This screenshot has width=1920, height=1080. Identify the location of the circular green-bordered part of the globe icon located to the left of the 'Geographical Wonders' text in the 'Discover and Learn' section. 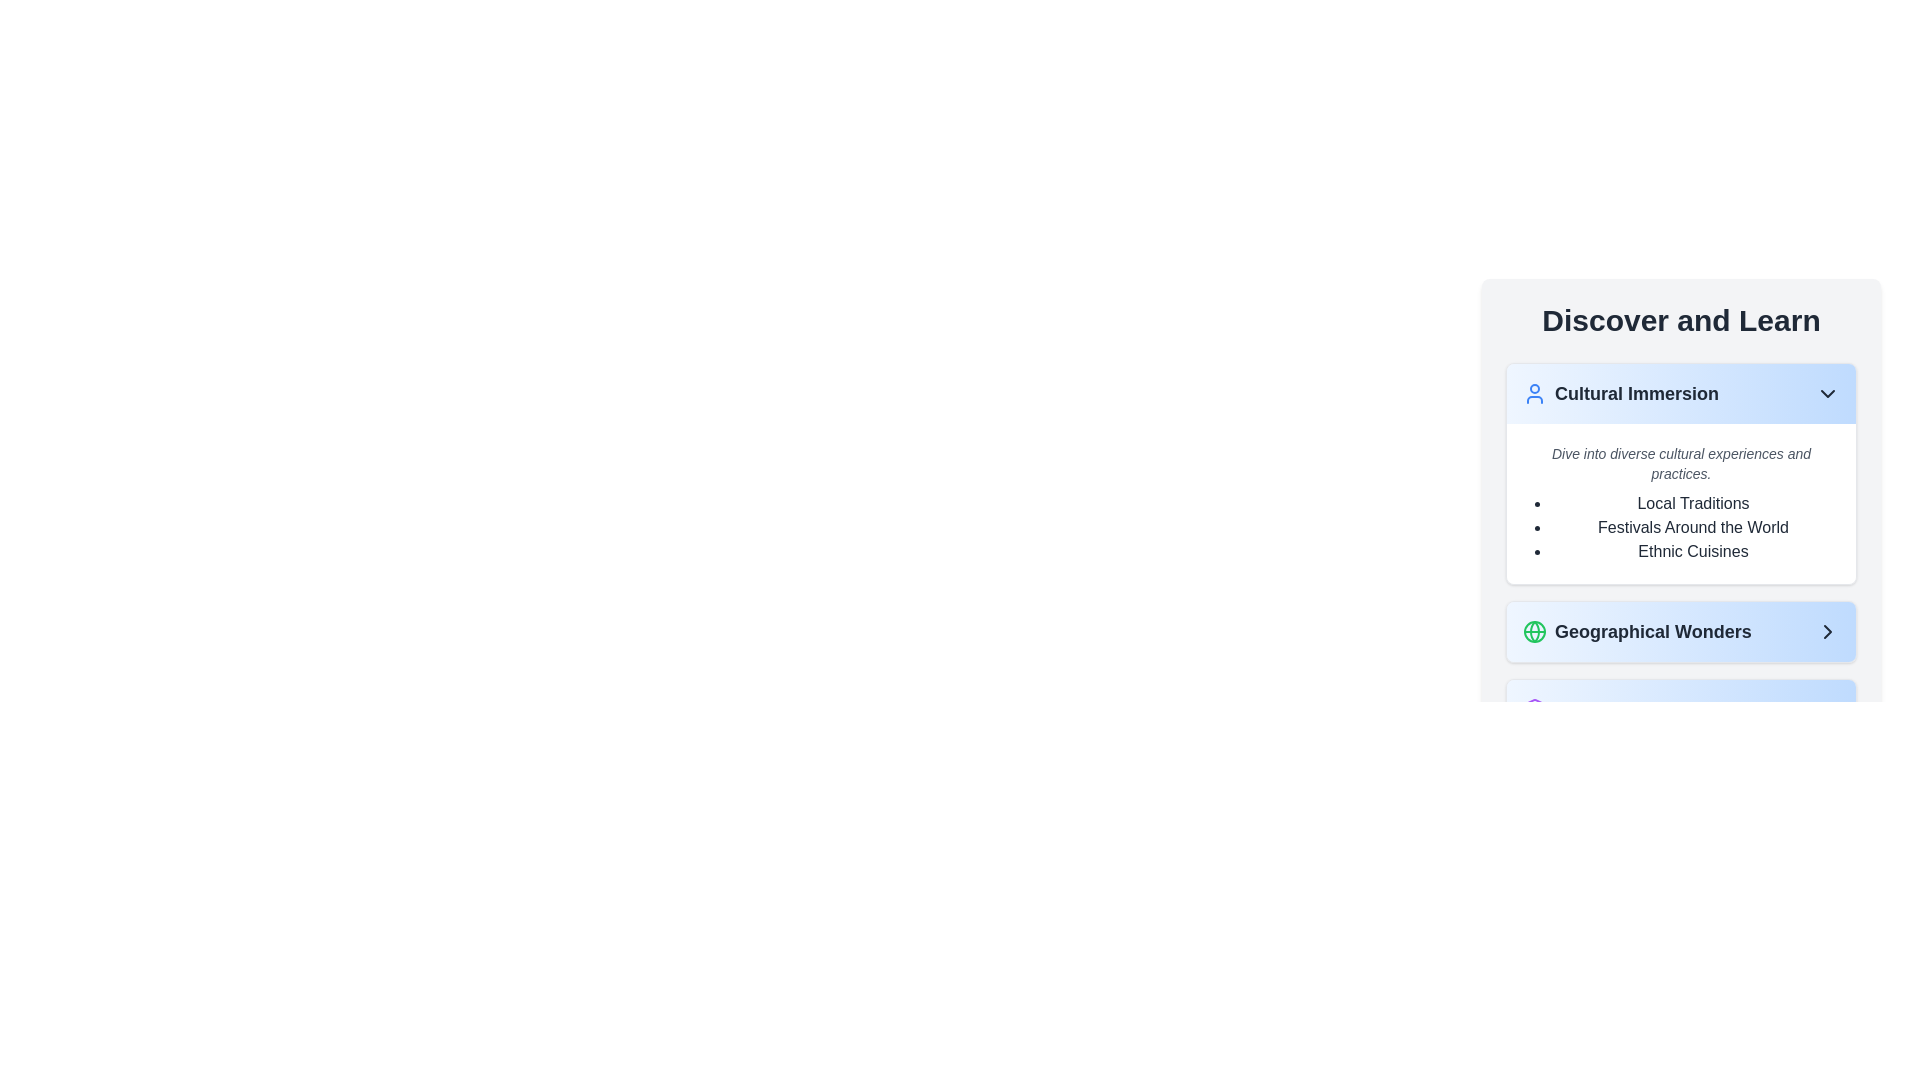
(1534, 632).